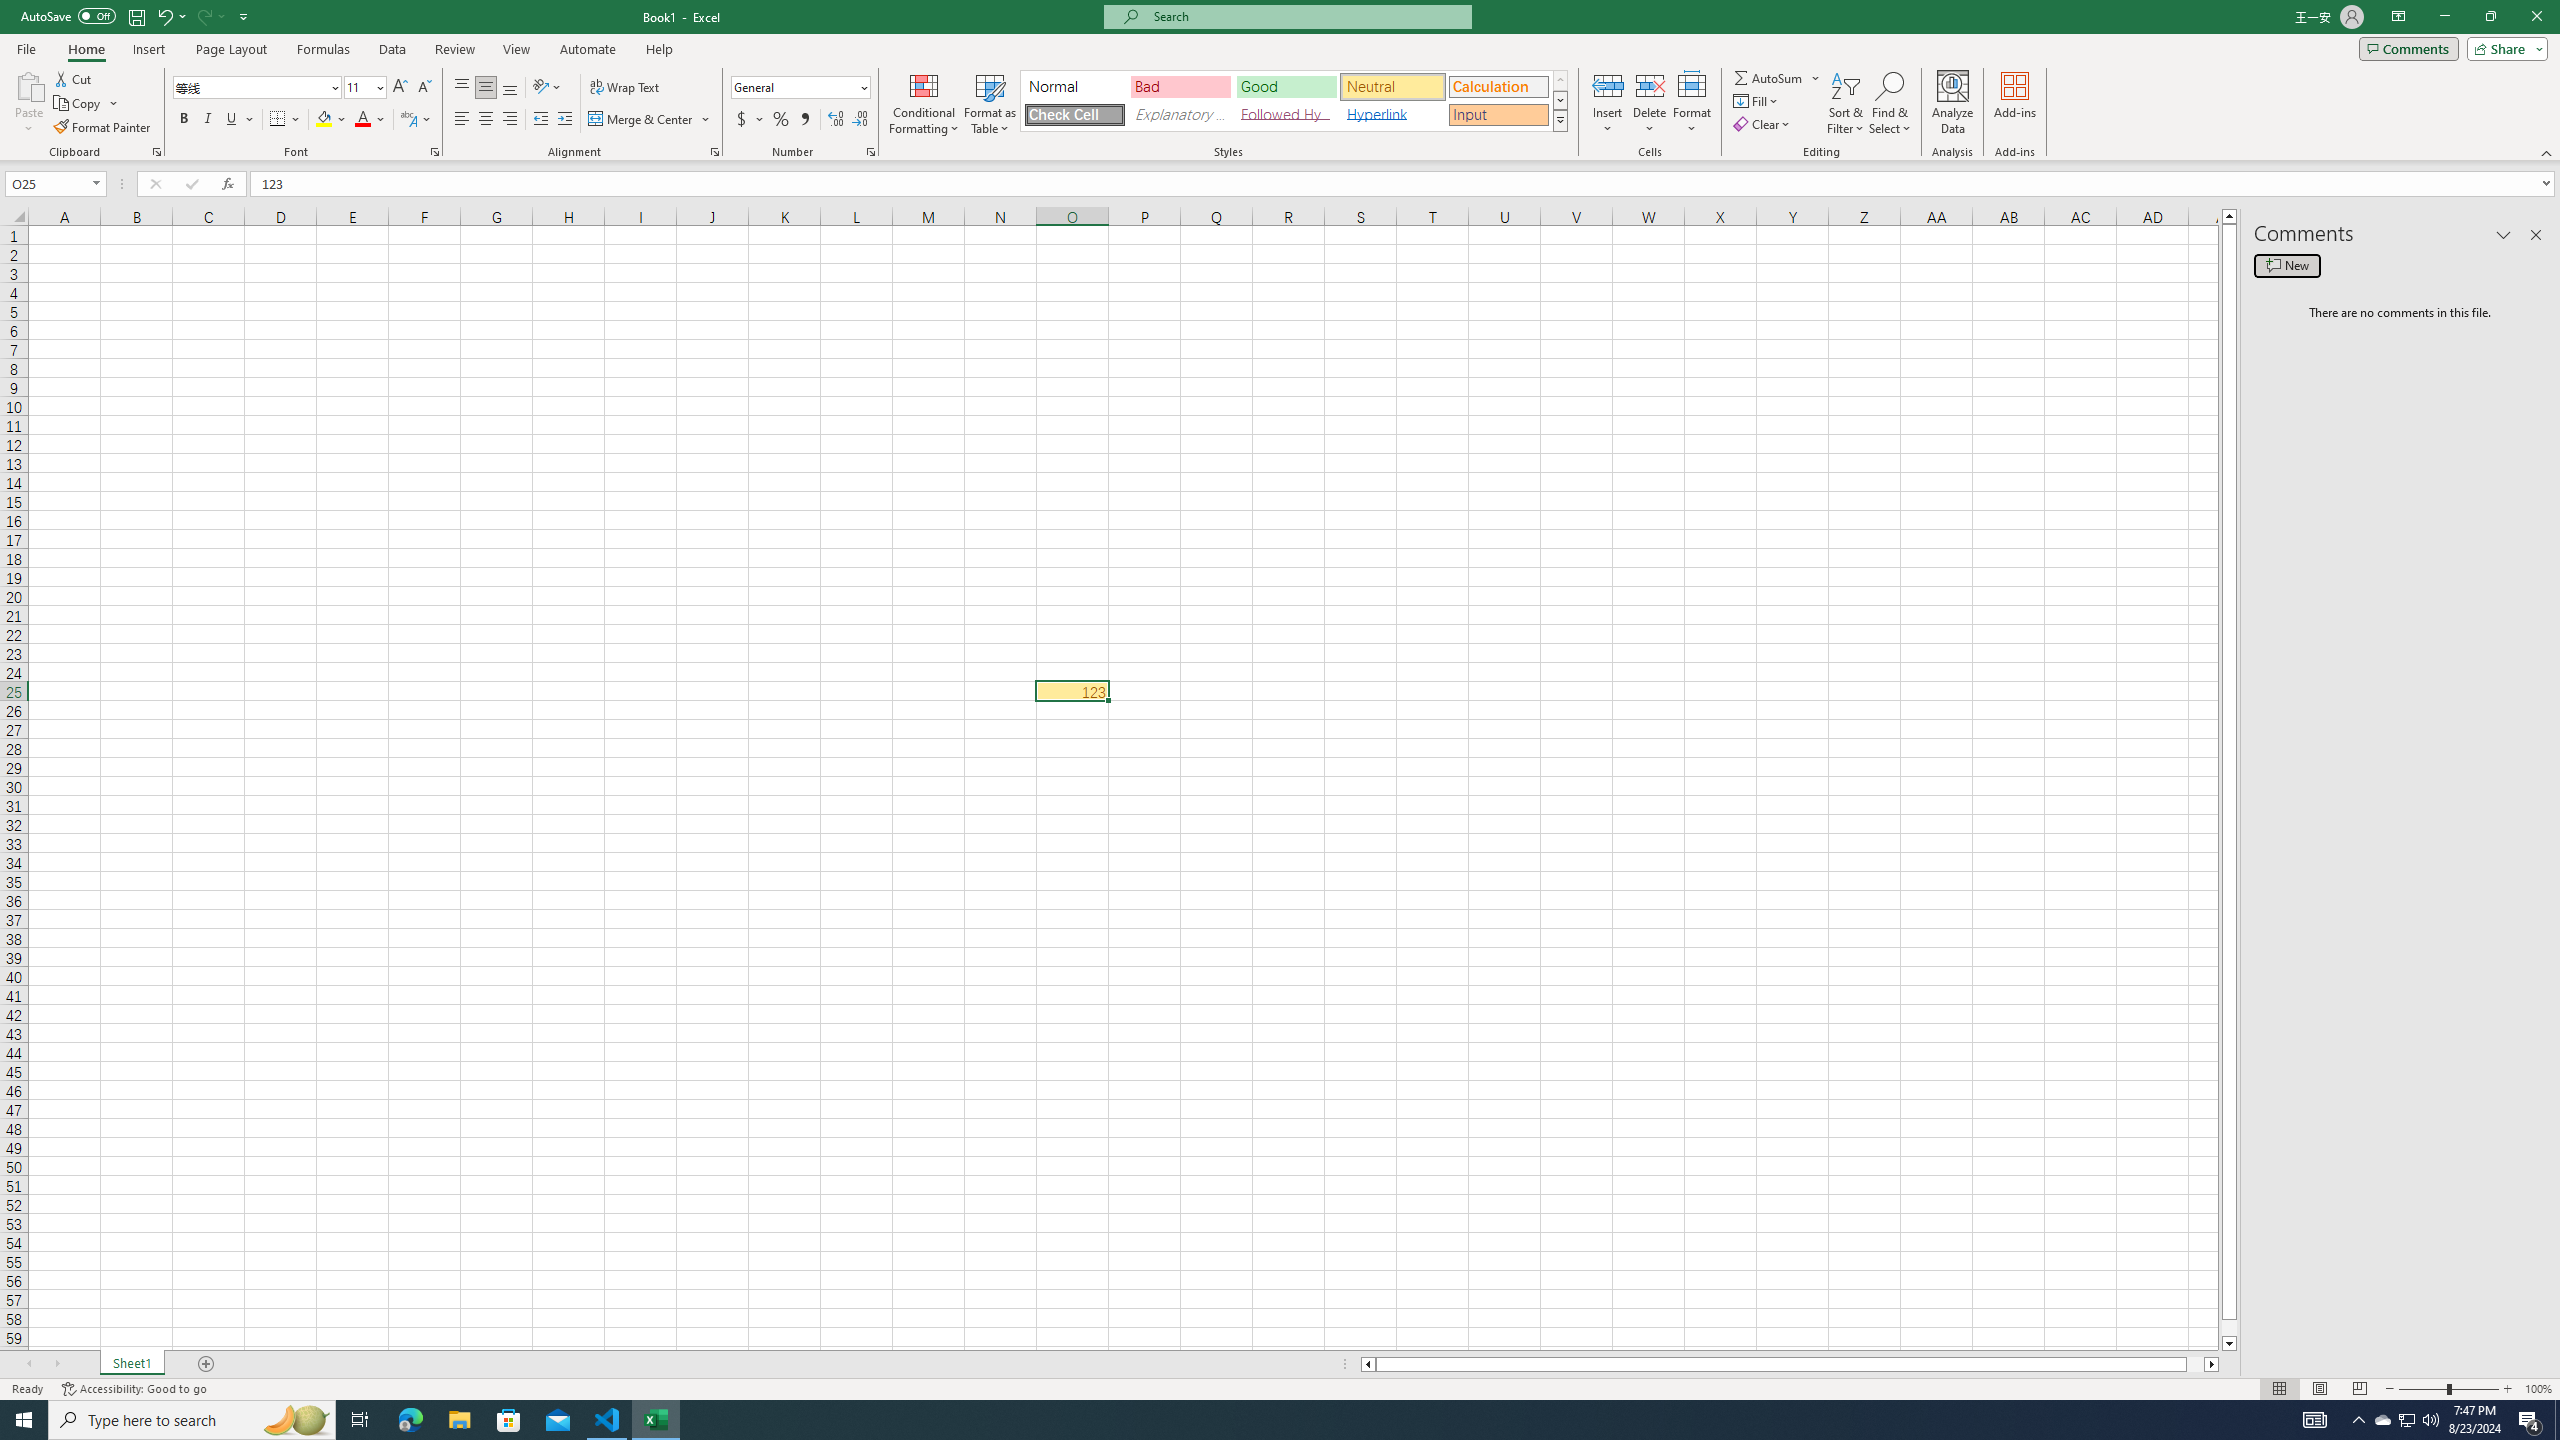 Image resolution: width=2560 pixels, height=1440 pixels. What do you see at coordinates (1295, 100) in the screenshot?
I see `'AutomationID: CellStylesGallery'` at bounding box center [1295, 100].